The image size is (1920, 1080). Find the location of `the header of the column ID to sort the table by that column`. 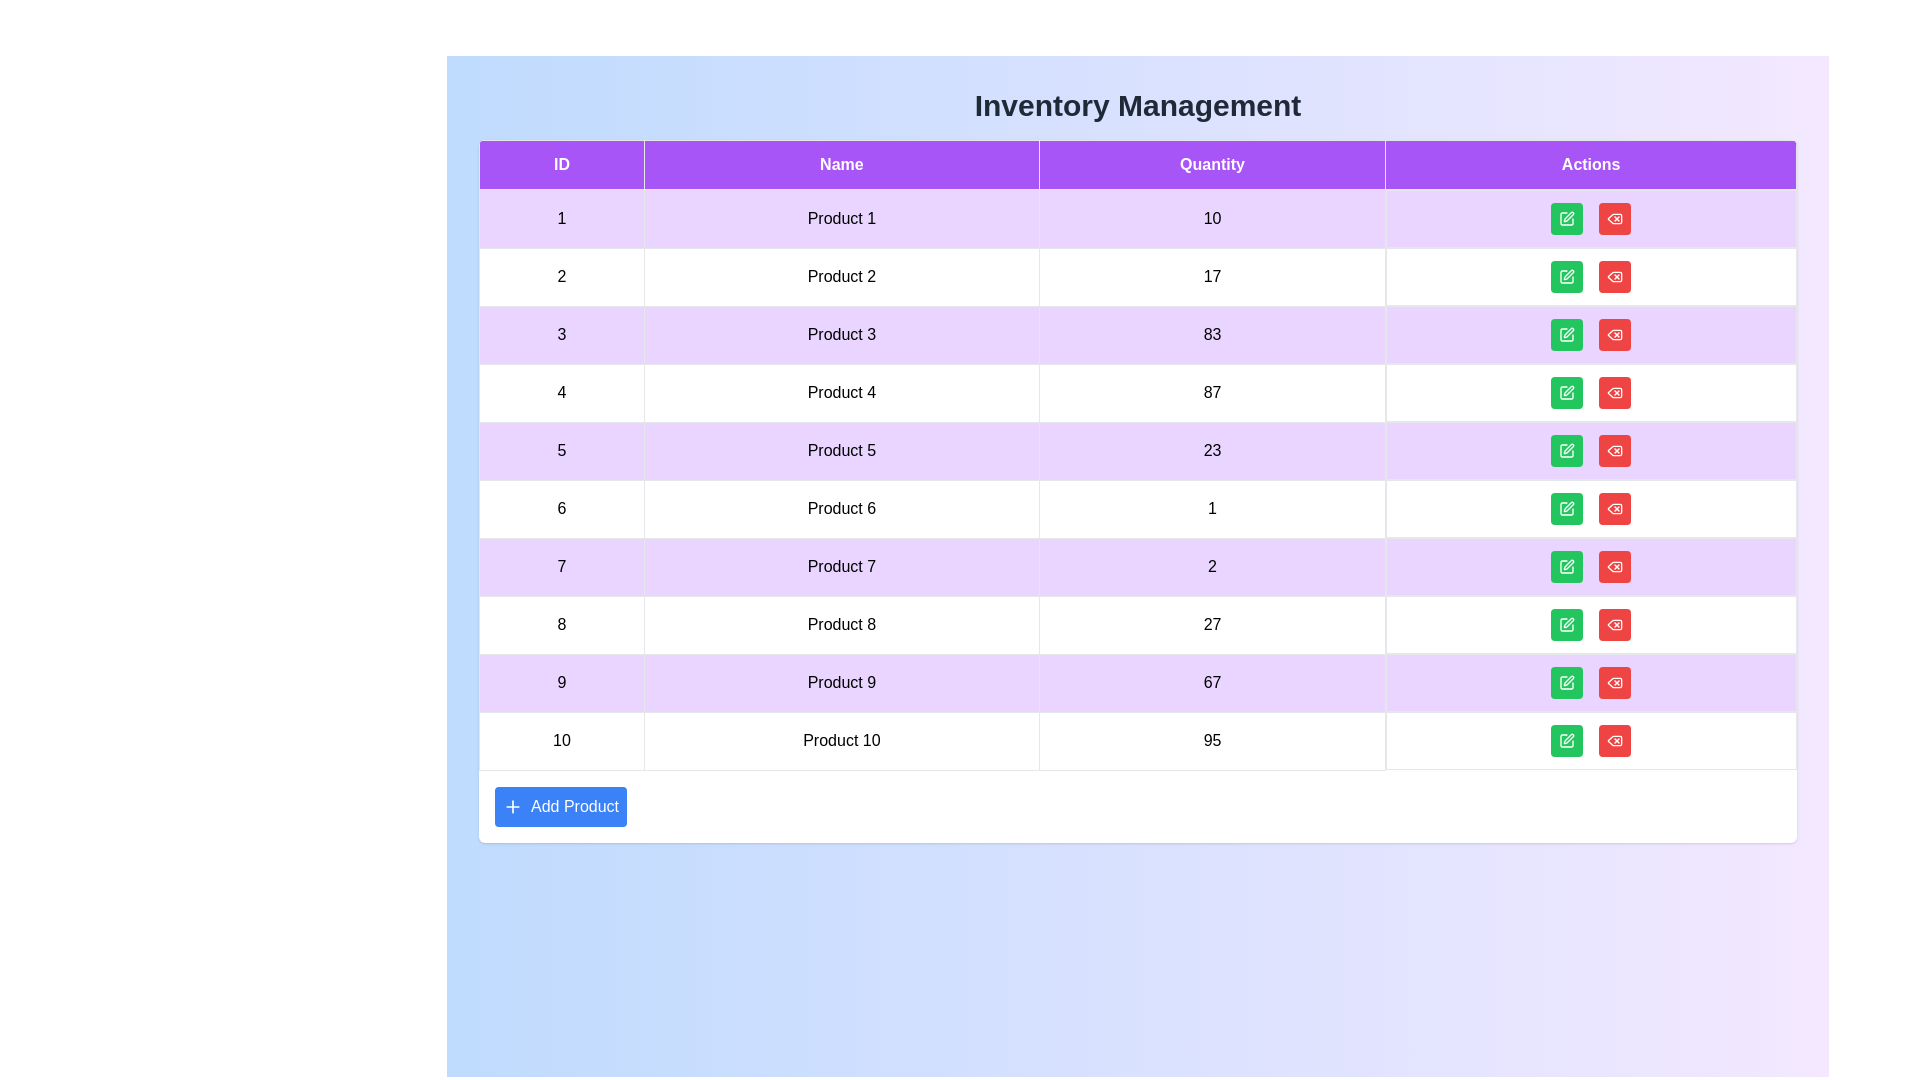

the header of the column ID to sort the table by that column is located at coordinates (560, 164).